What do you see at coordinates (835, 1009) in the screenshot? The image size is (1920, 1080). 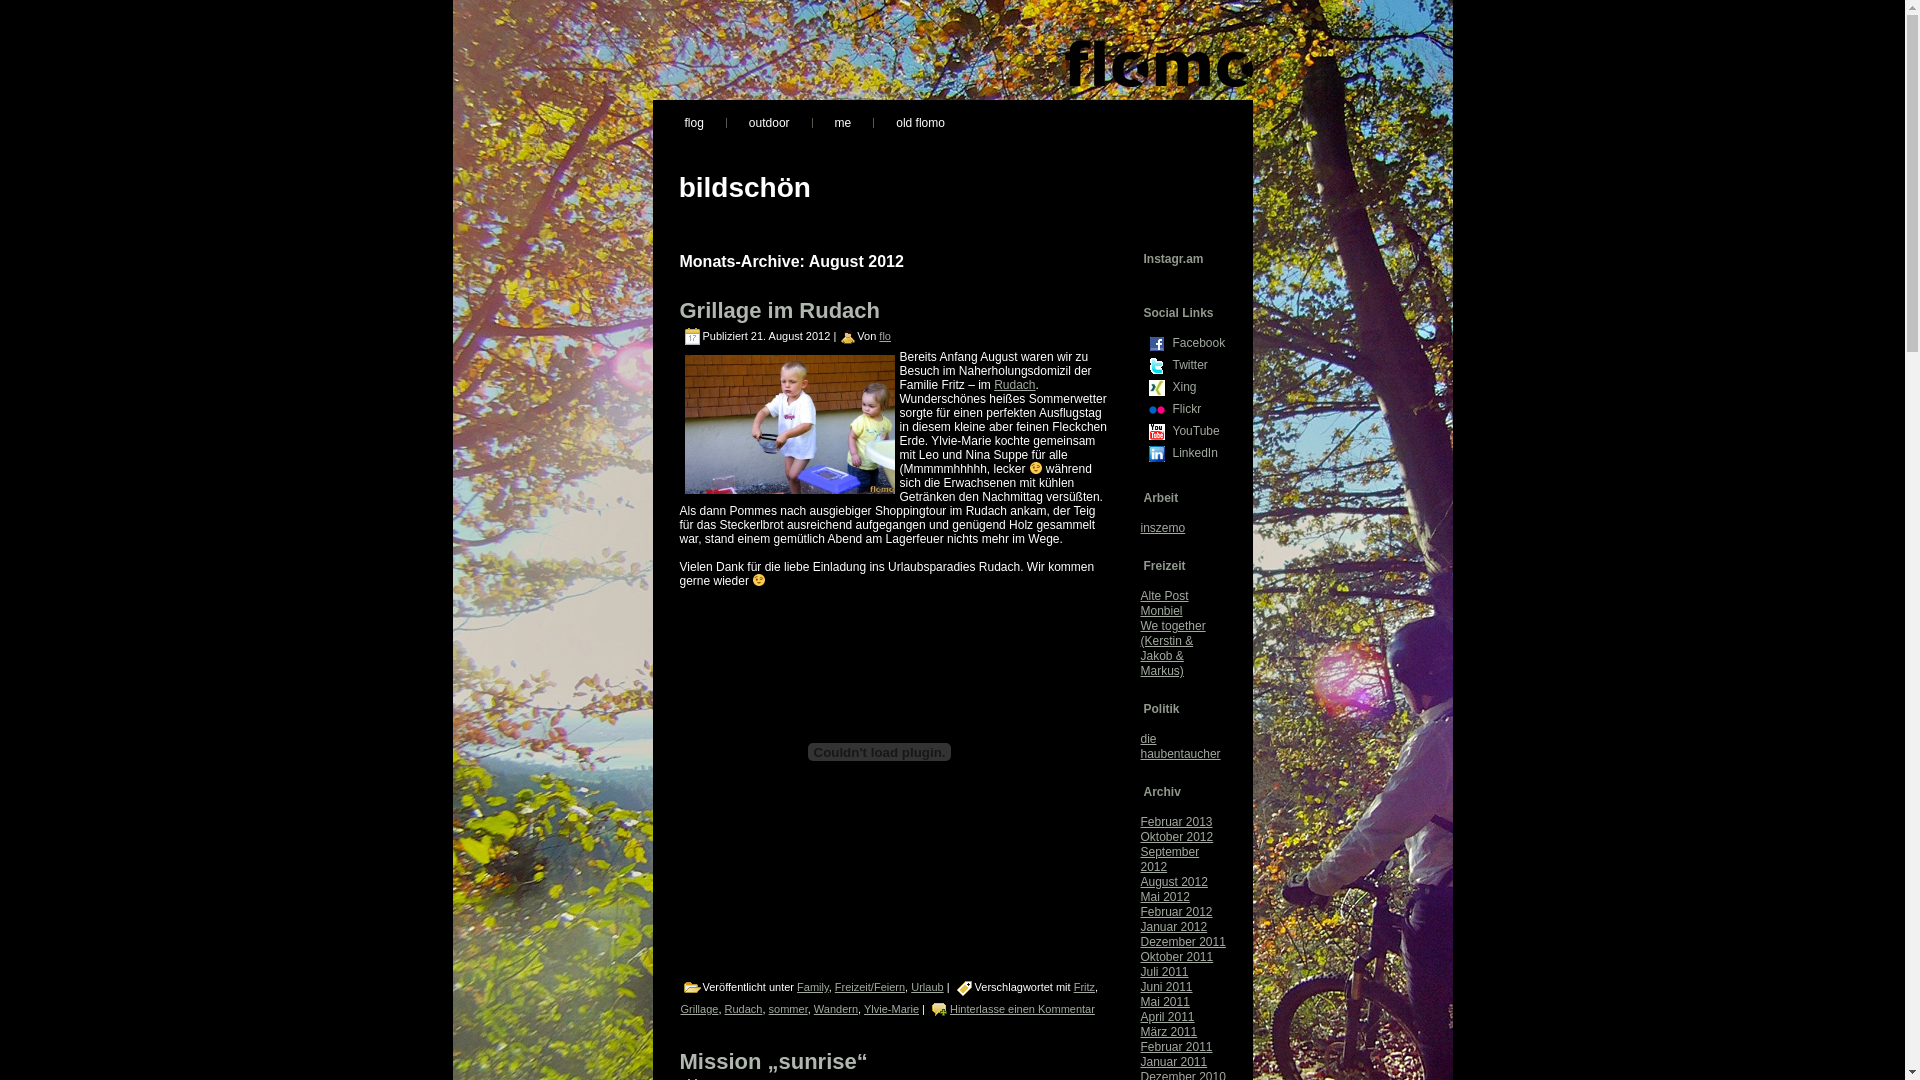 I see `'Wandern'` at bounding box center [835, 1009].